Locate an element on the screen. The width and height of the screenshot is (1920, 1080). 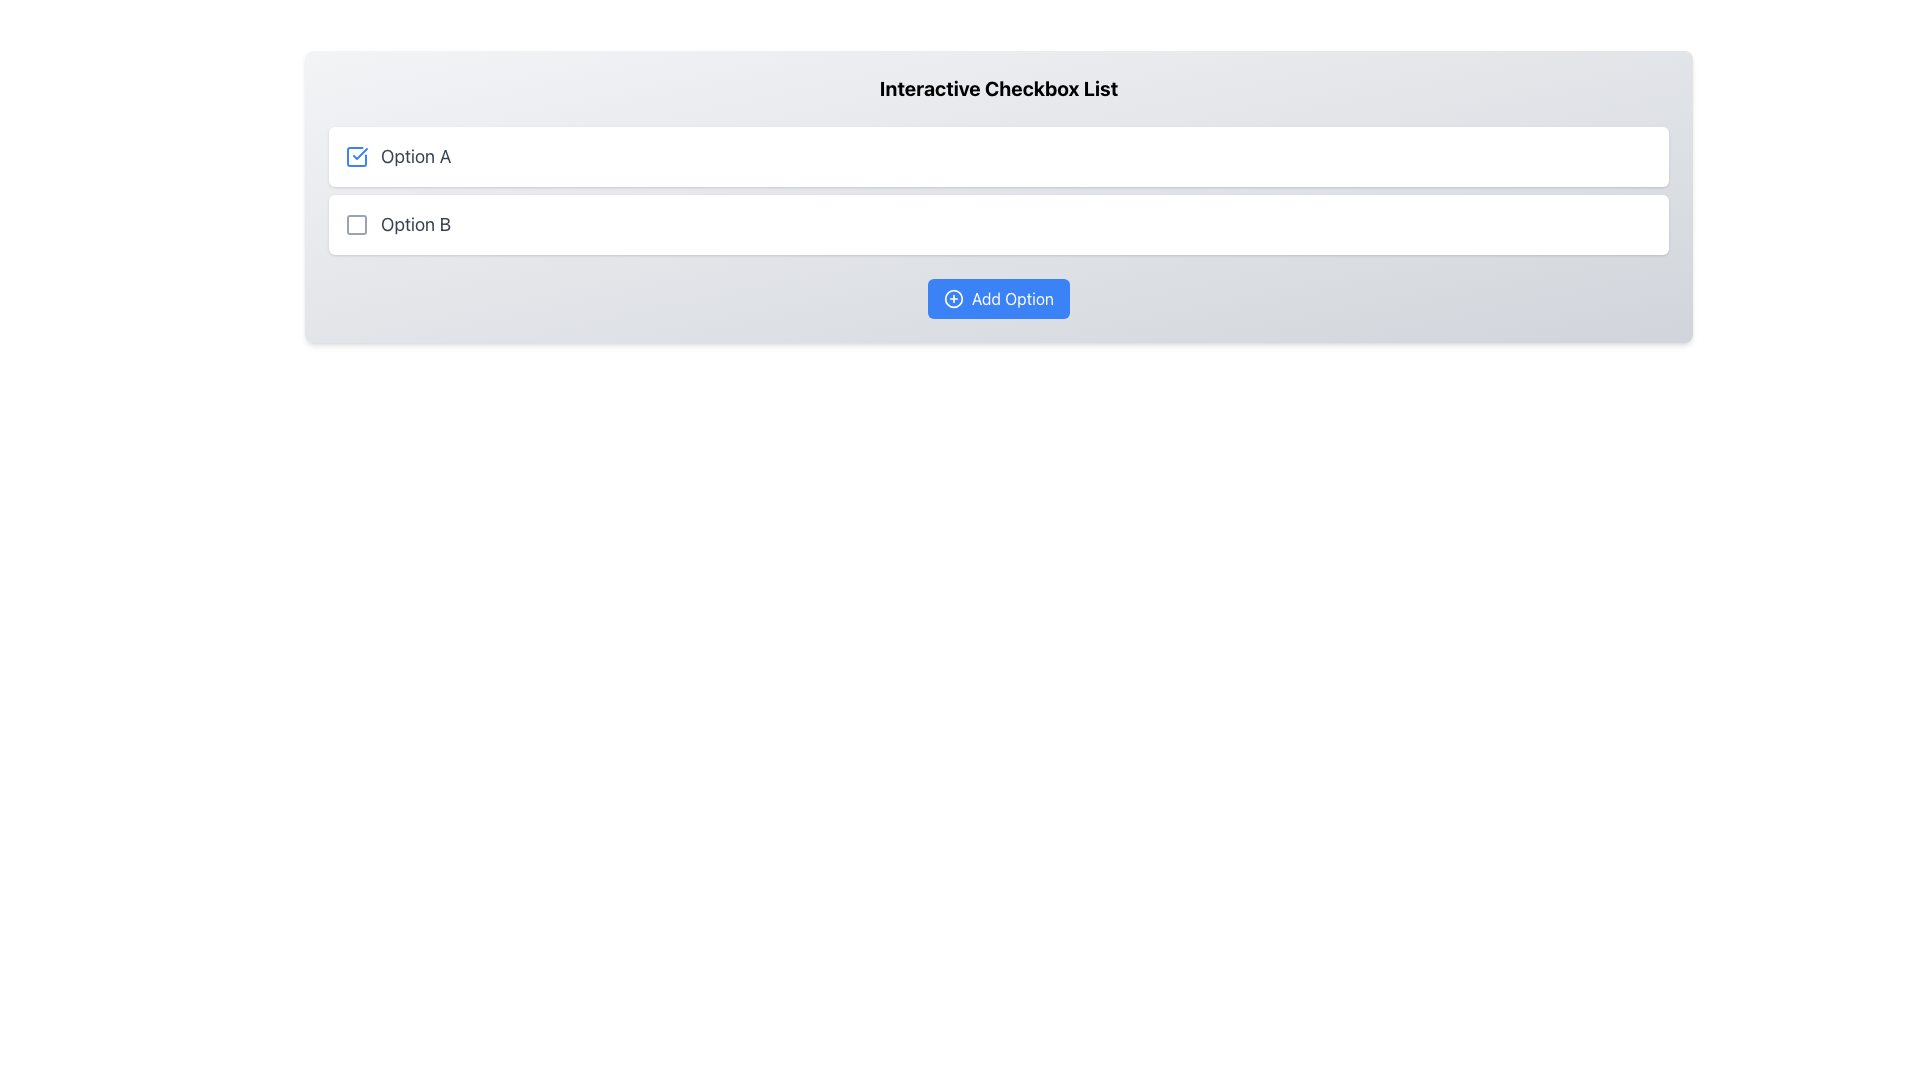
the action button for adding a new option to the list of checkboxes is located at coordinates (998, 299).